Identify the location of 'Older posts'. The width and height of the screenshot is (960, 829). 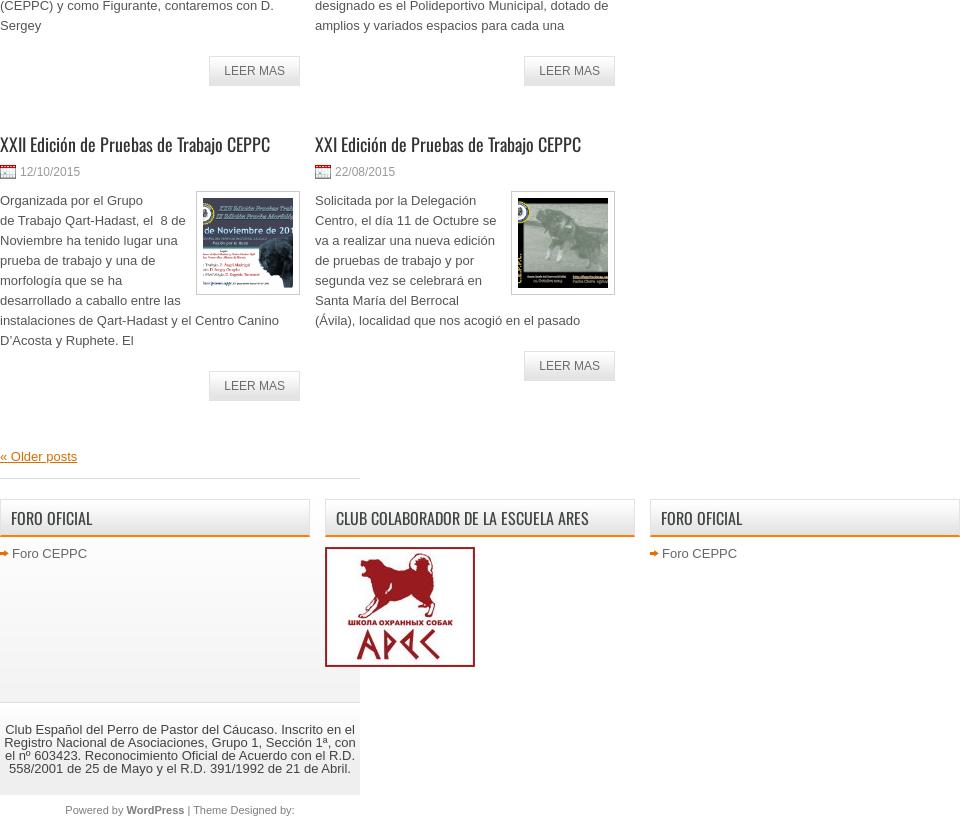
(6, 456).